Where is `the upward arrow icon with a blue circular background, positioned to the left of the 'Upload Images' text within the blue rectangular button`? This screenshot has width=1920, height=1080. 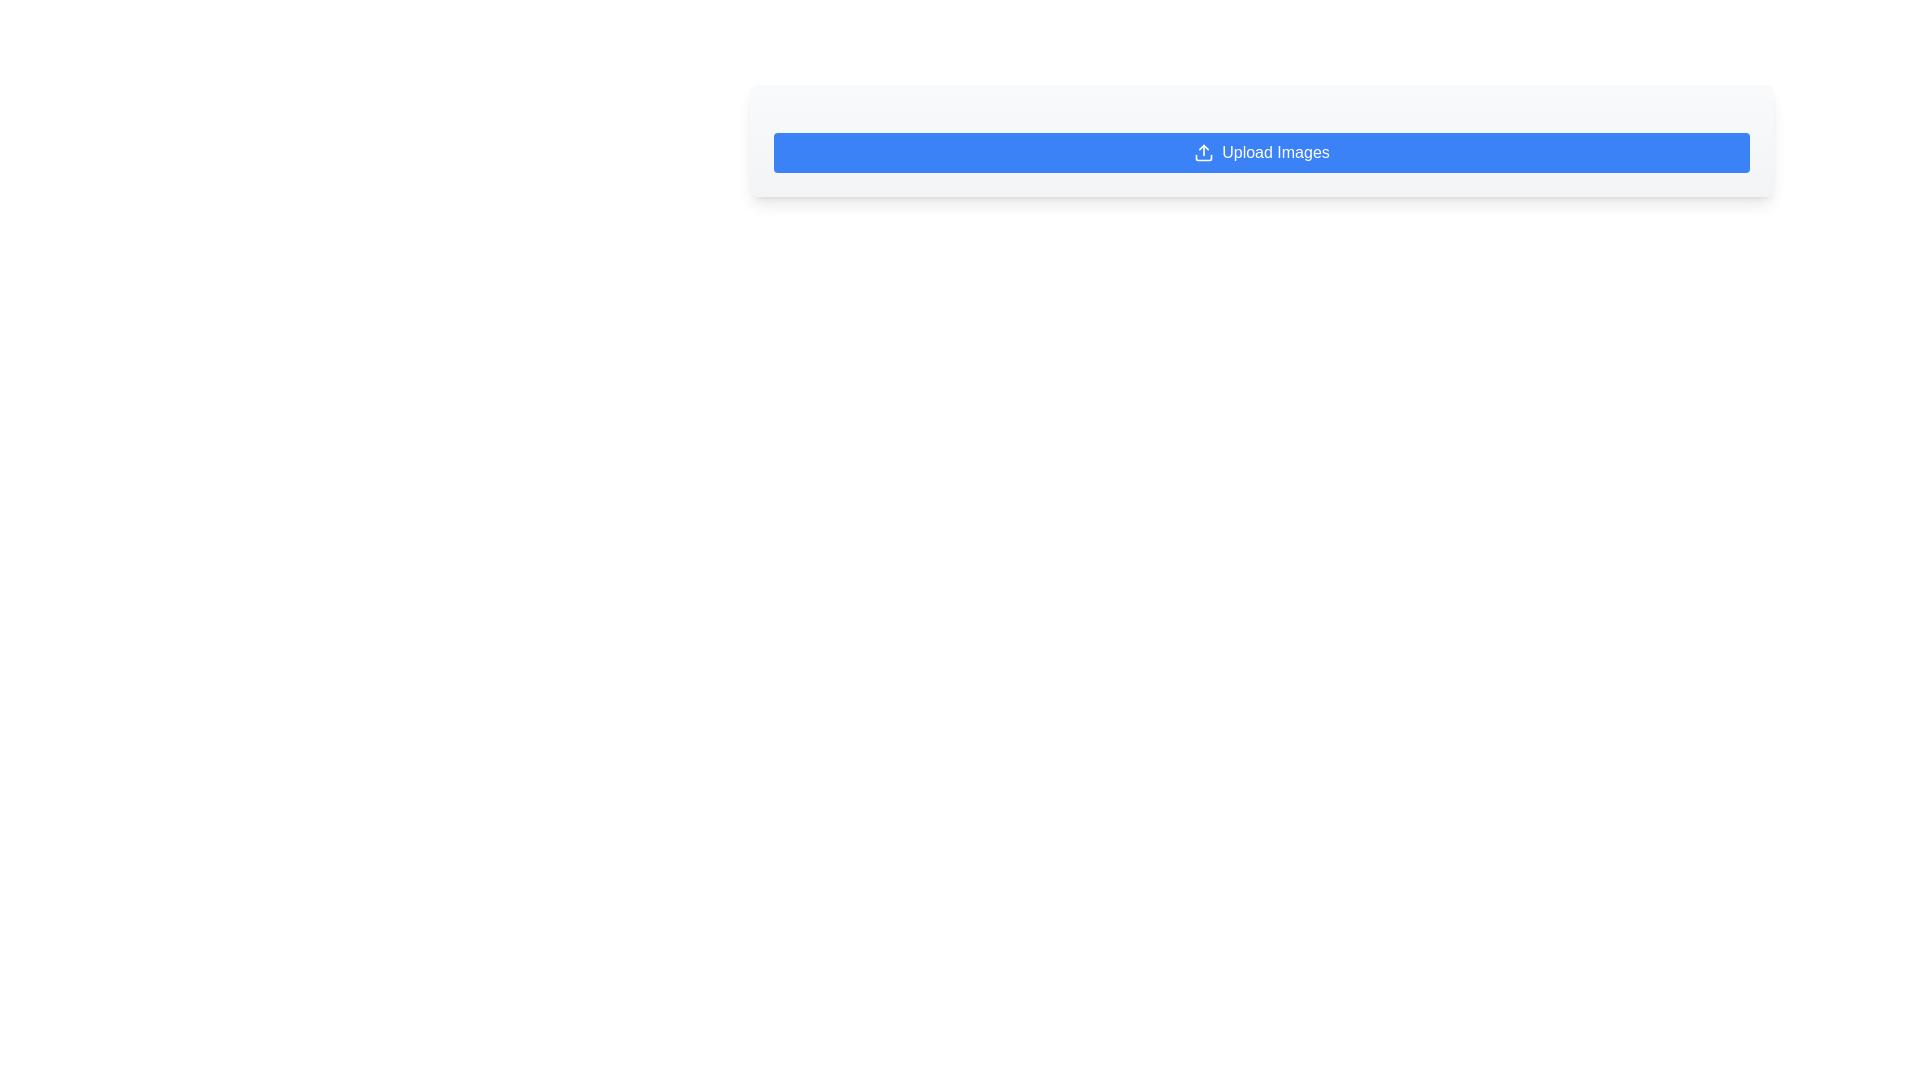
the upward arrow icon with a blue circular background, positioned to the left of the 'Upload Images' text within the blue rectangular button is located at coordinates (1203, 152).